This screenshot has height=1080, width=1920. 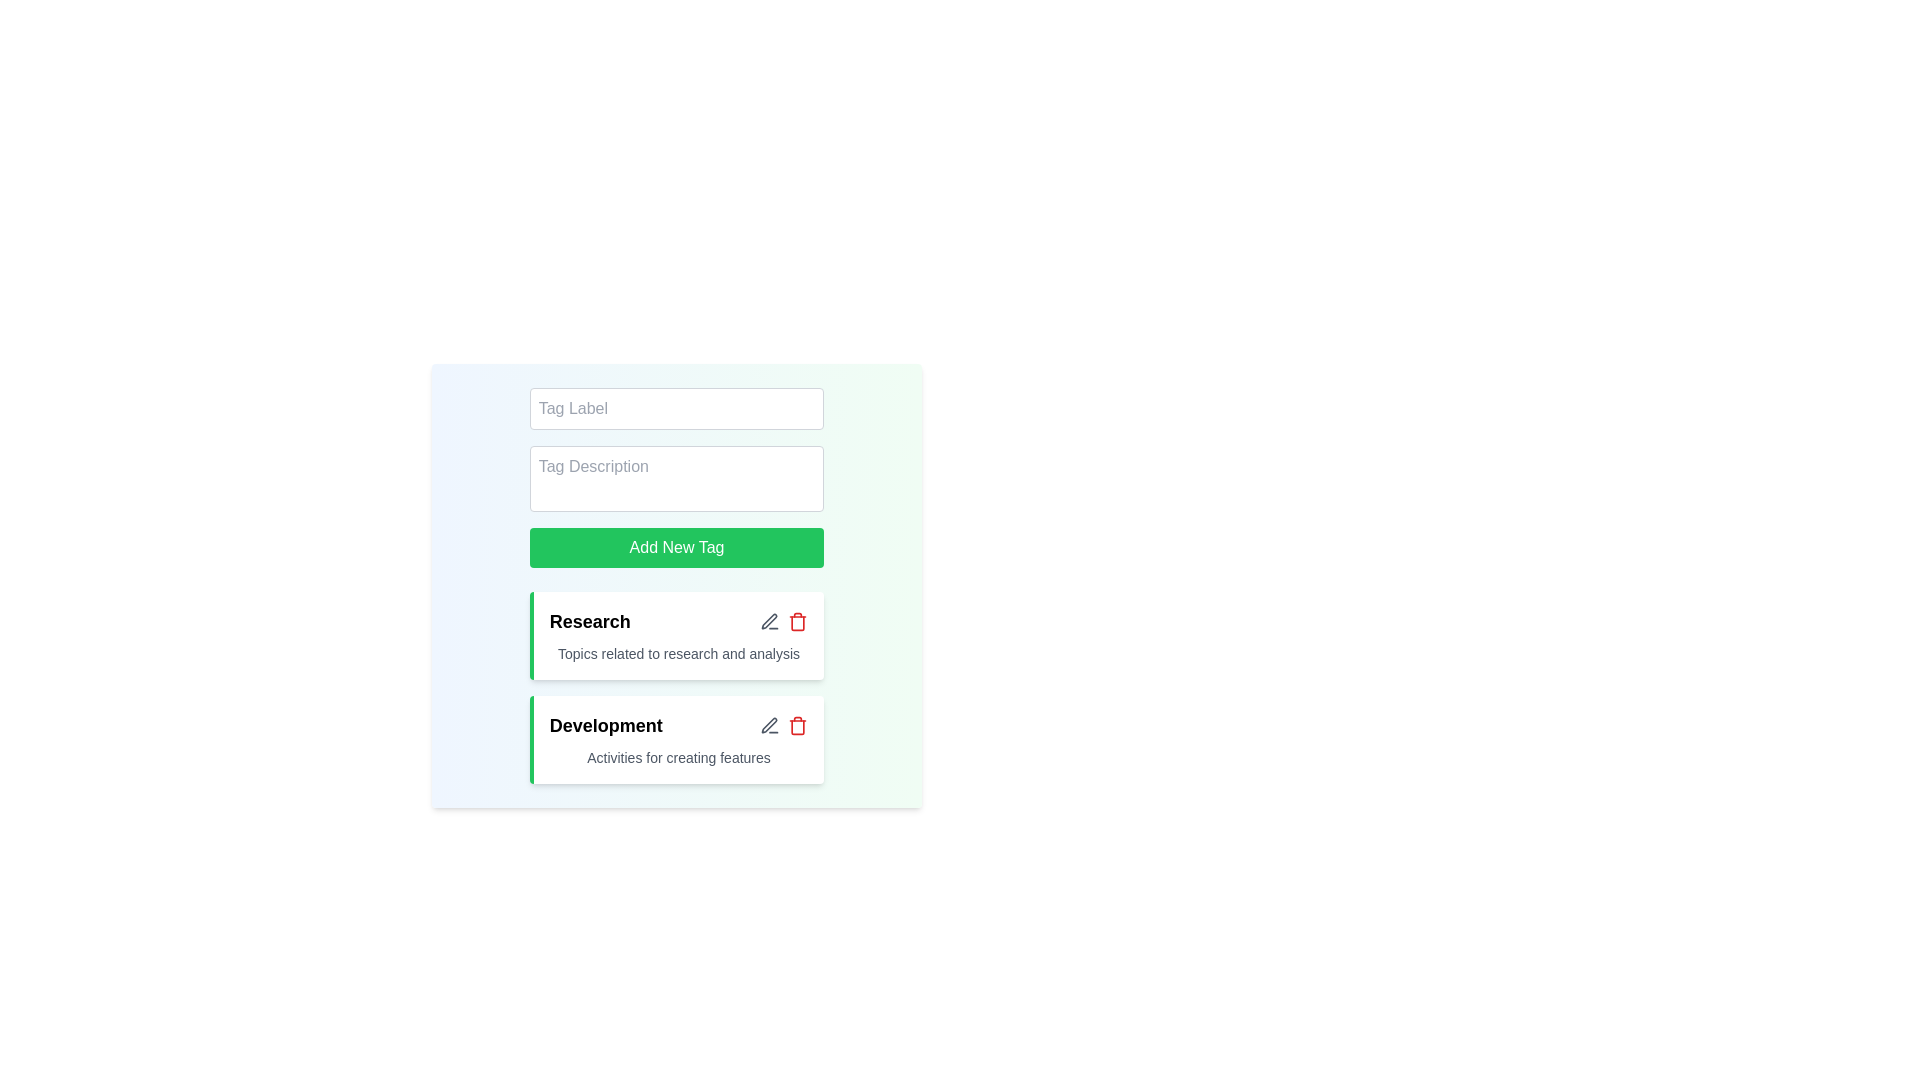 What do you see at coordinates (797, 725) in the screenshot?
I see `the 'Remove' button associated with the 'Development' entry to initiate the removal action` at bounding box center [797, 725].